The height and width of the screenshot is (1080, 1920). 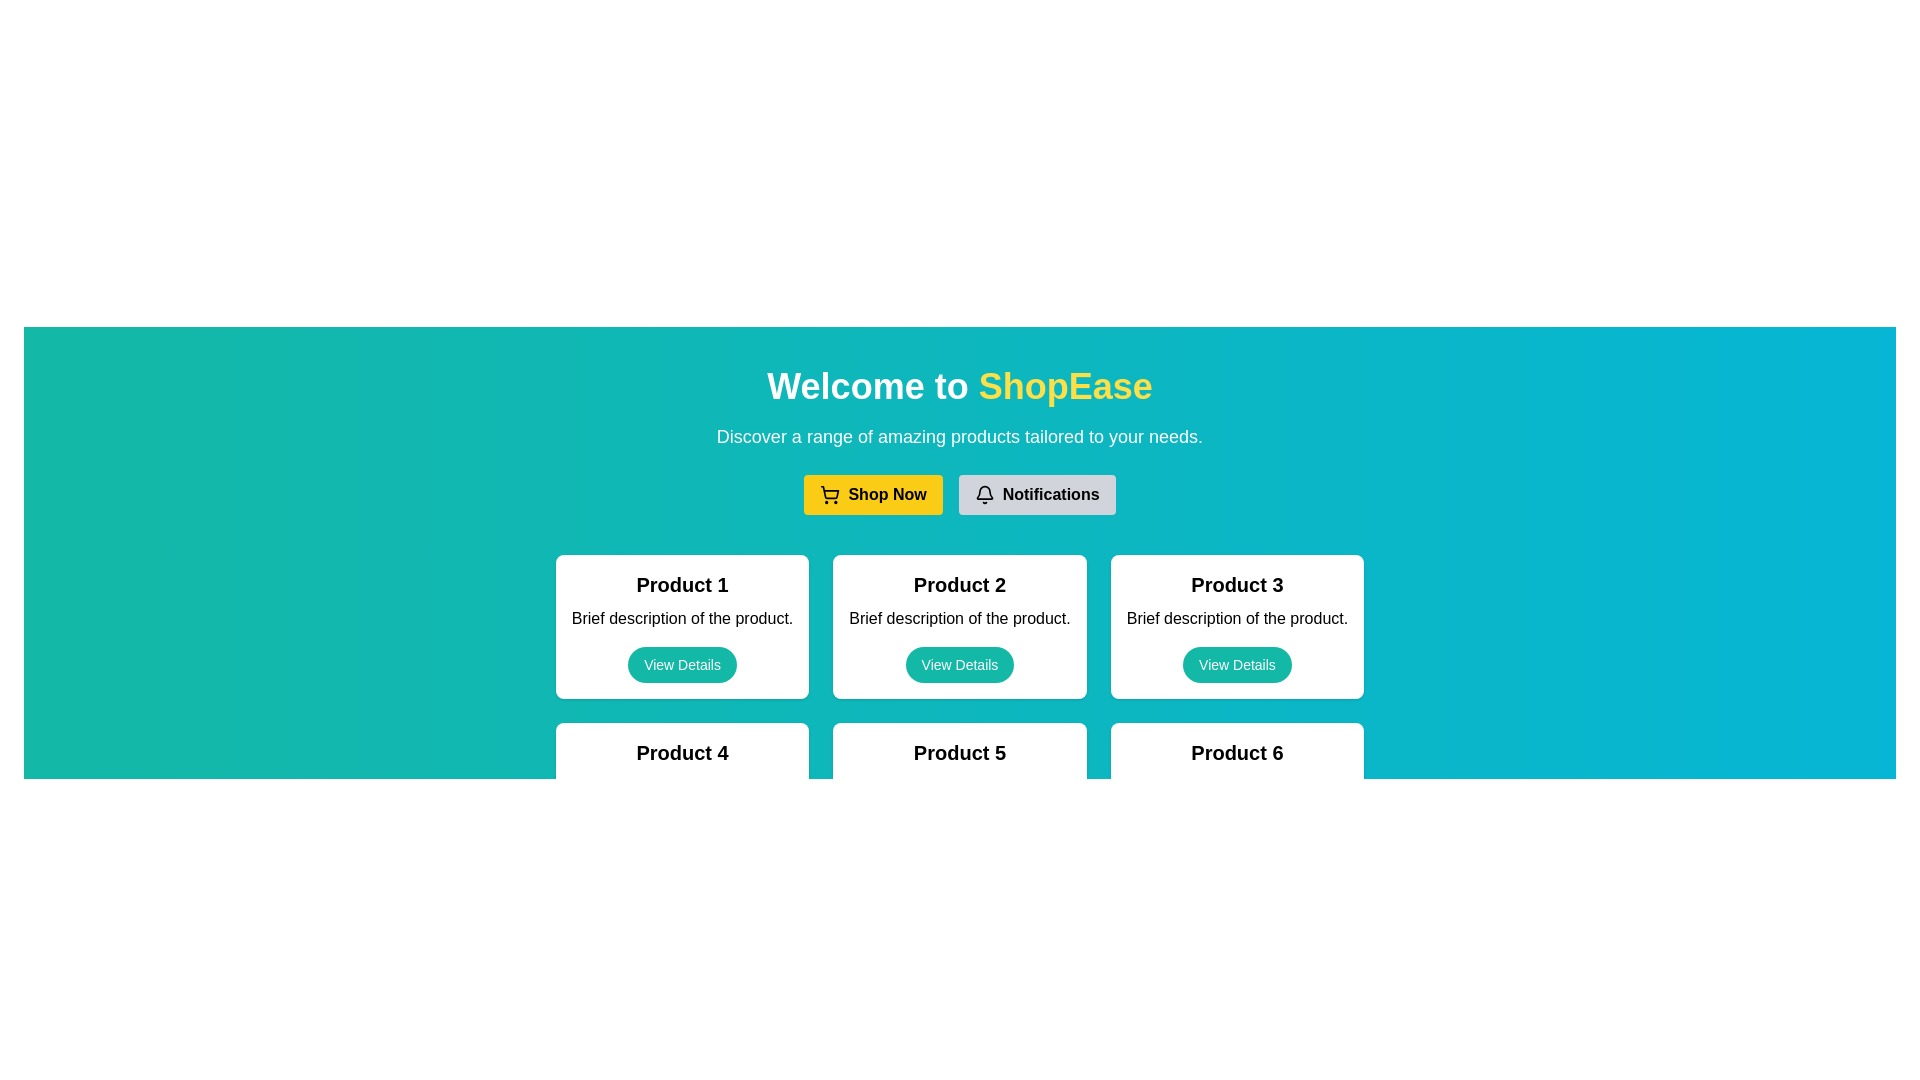 What do you see at coordinates (682, 793) in the screenshot?
I see `the teal-colored 'View Details' button located at the bottom of the white rectangular card labeled 'Product 4'` at bounding box center [682, 793].